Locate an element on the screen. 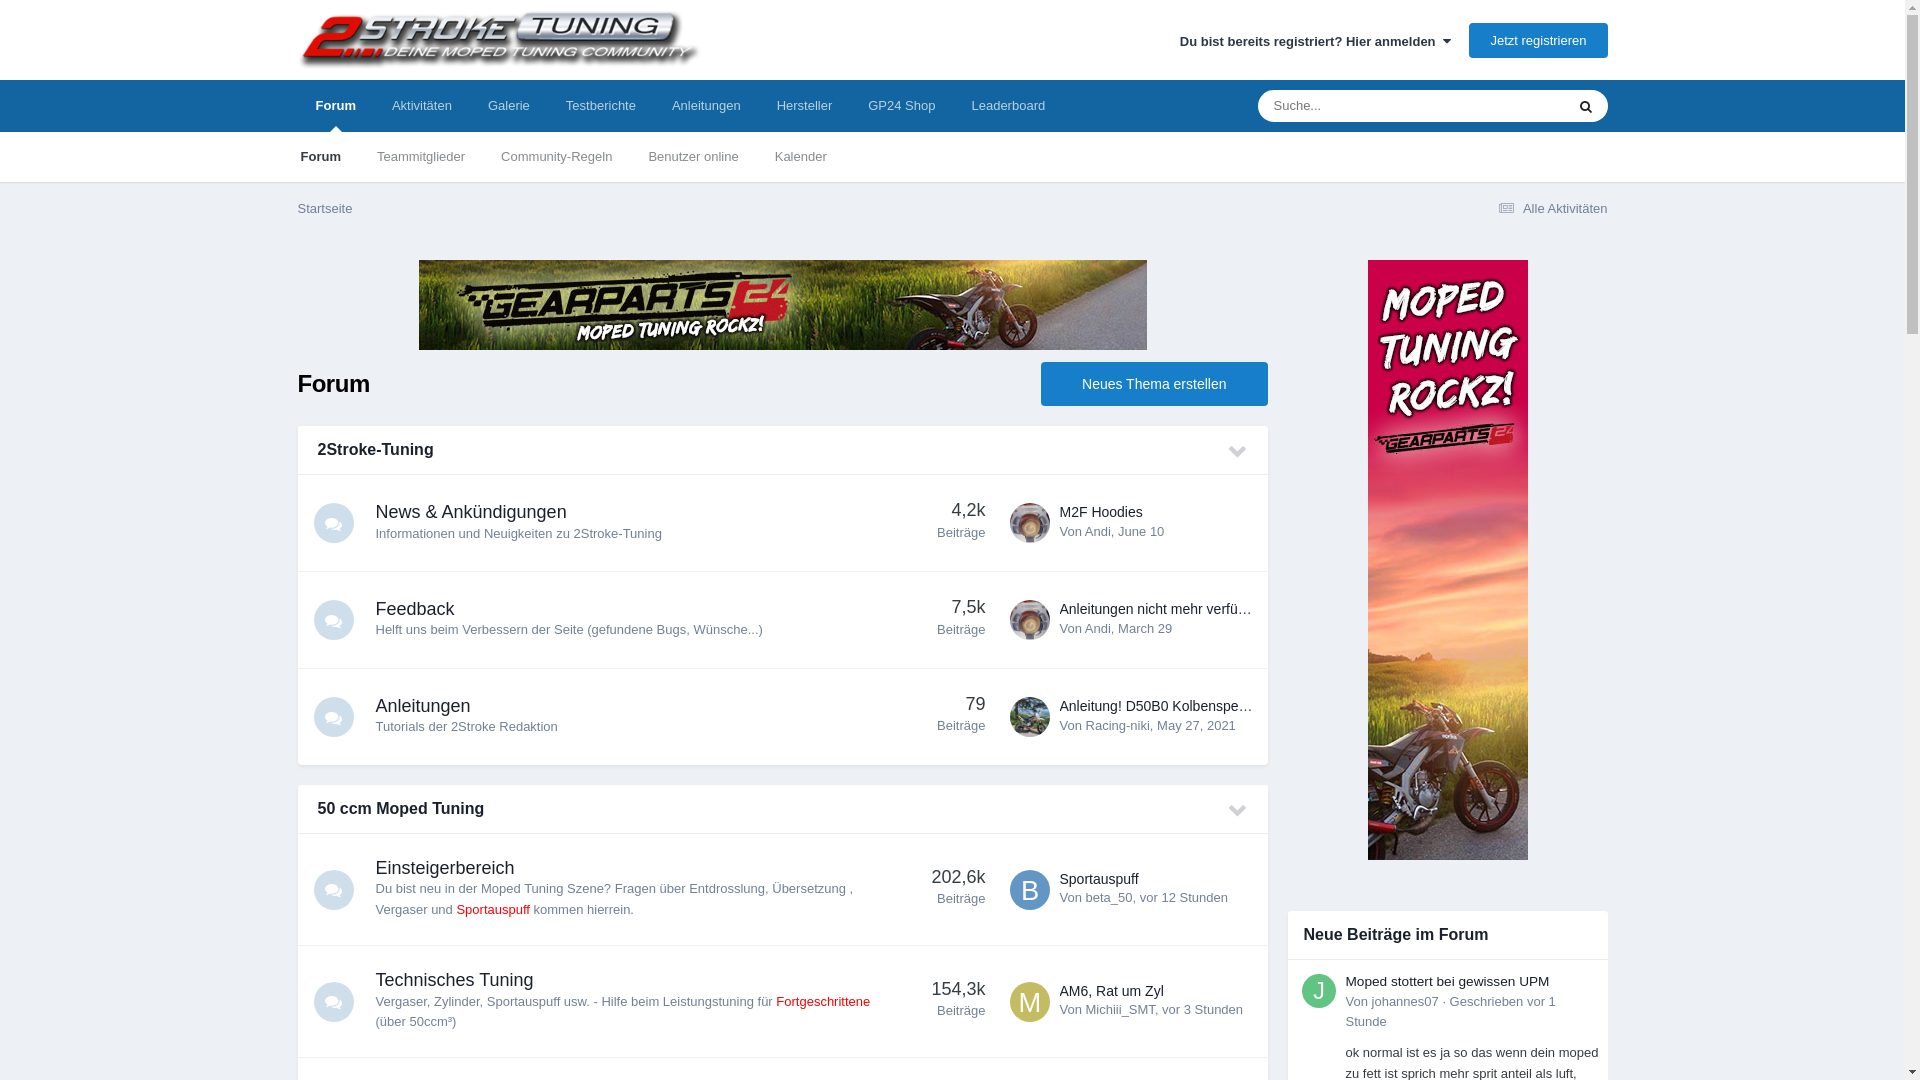  'Michiii_SMT' is located at coordinates (1084, 1009).